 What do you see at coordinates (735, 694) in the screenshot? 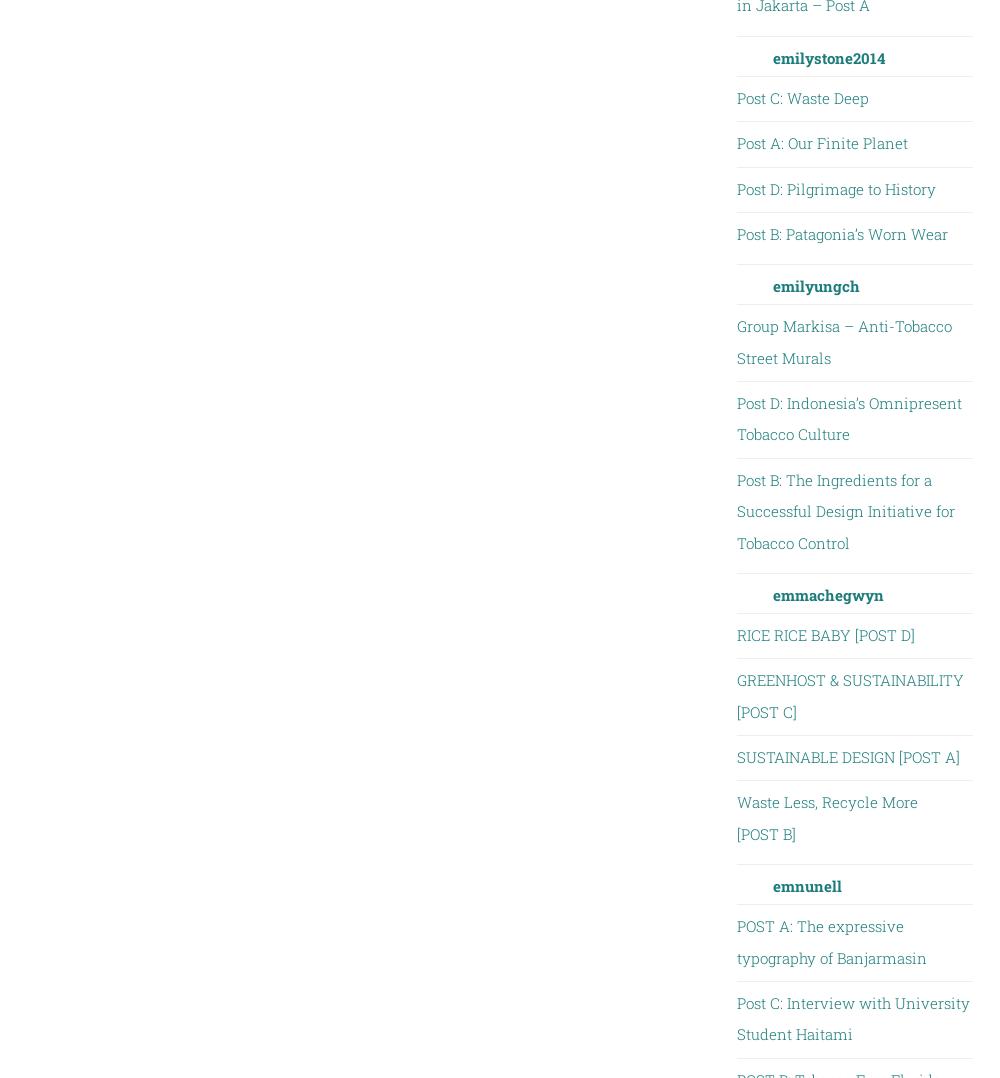
I see `'GREENHOST & SUSTAINABILITY [POST C]'` at bounding box center [735, 694].